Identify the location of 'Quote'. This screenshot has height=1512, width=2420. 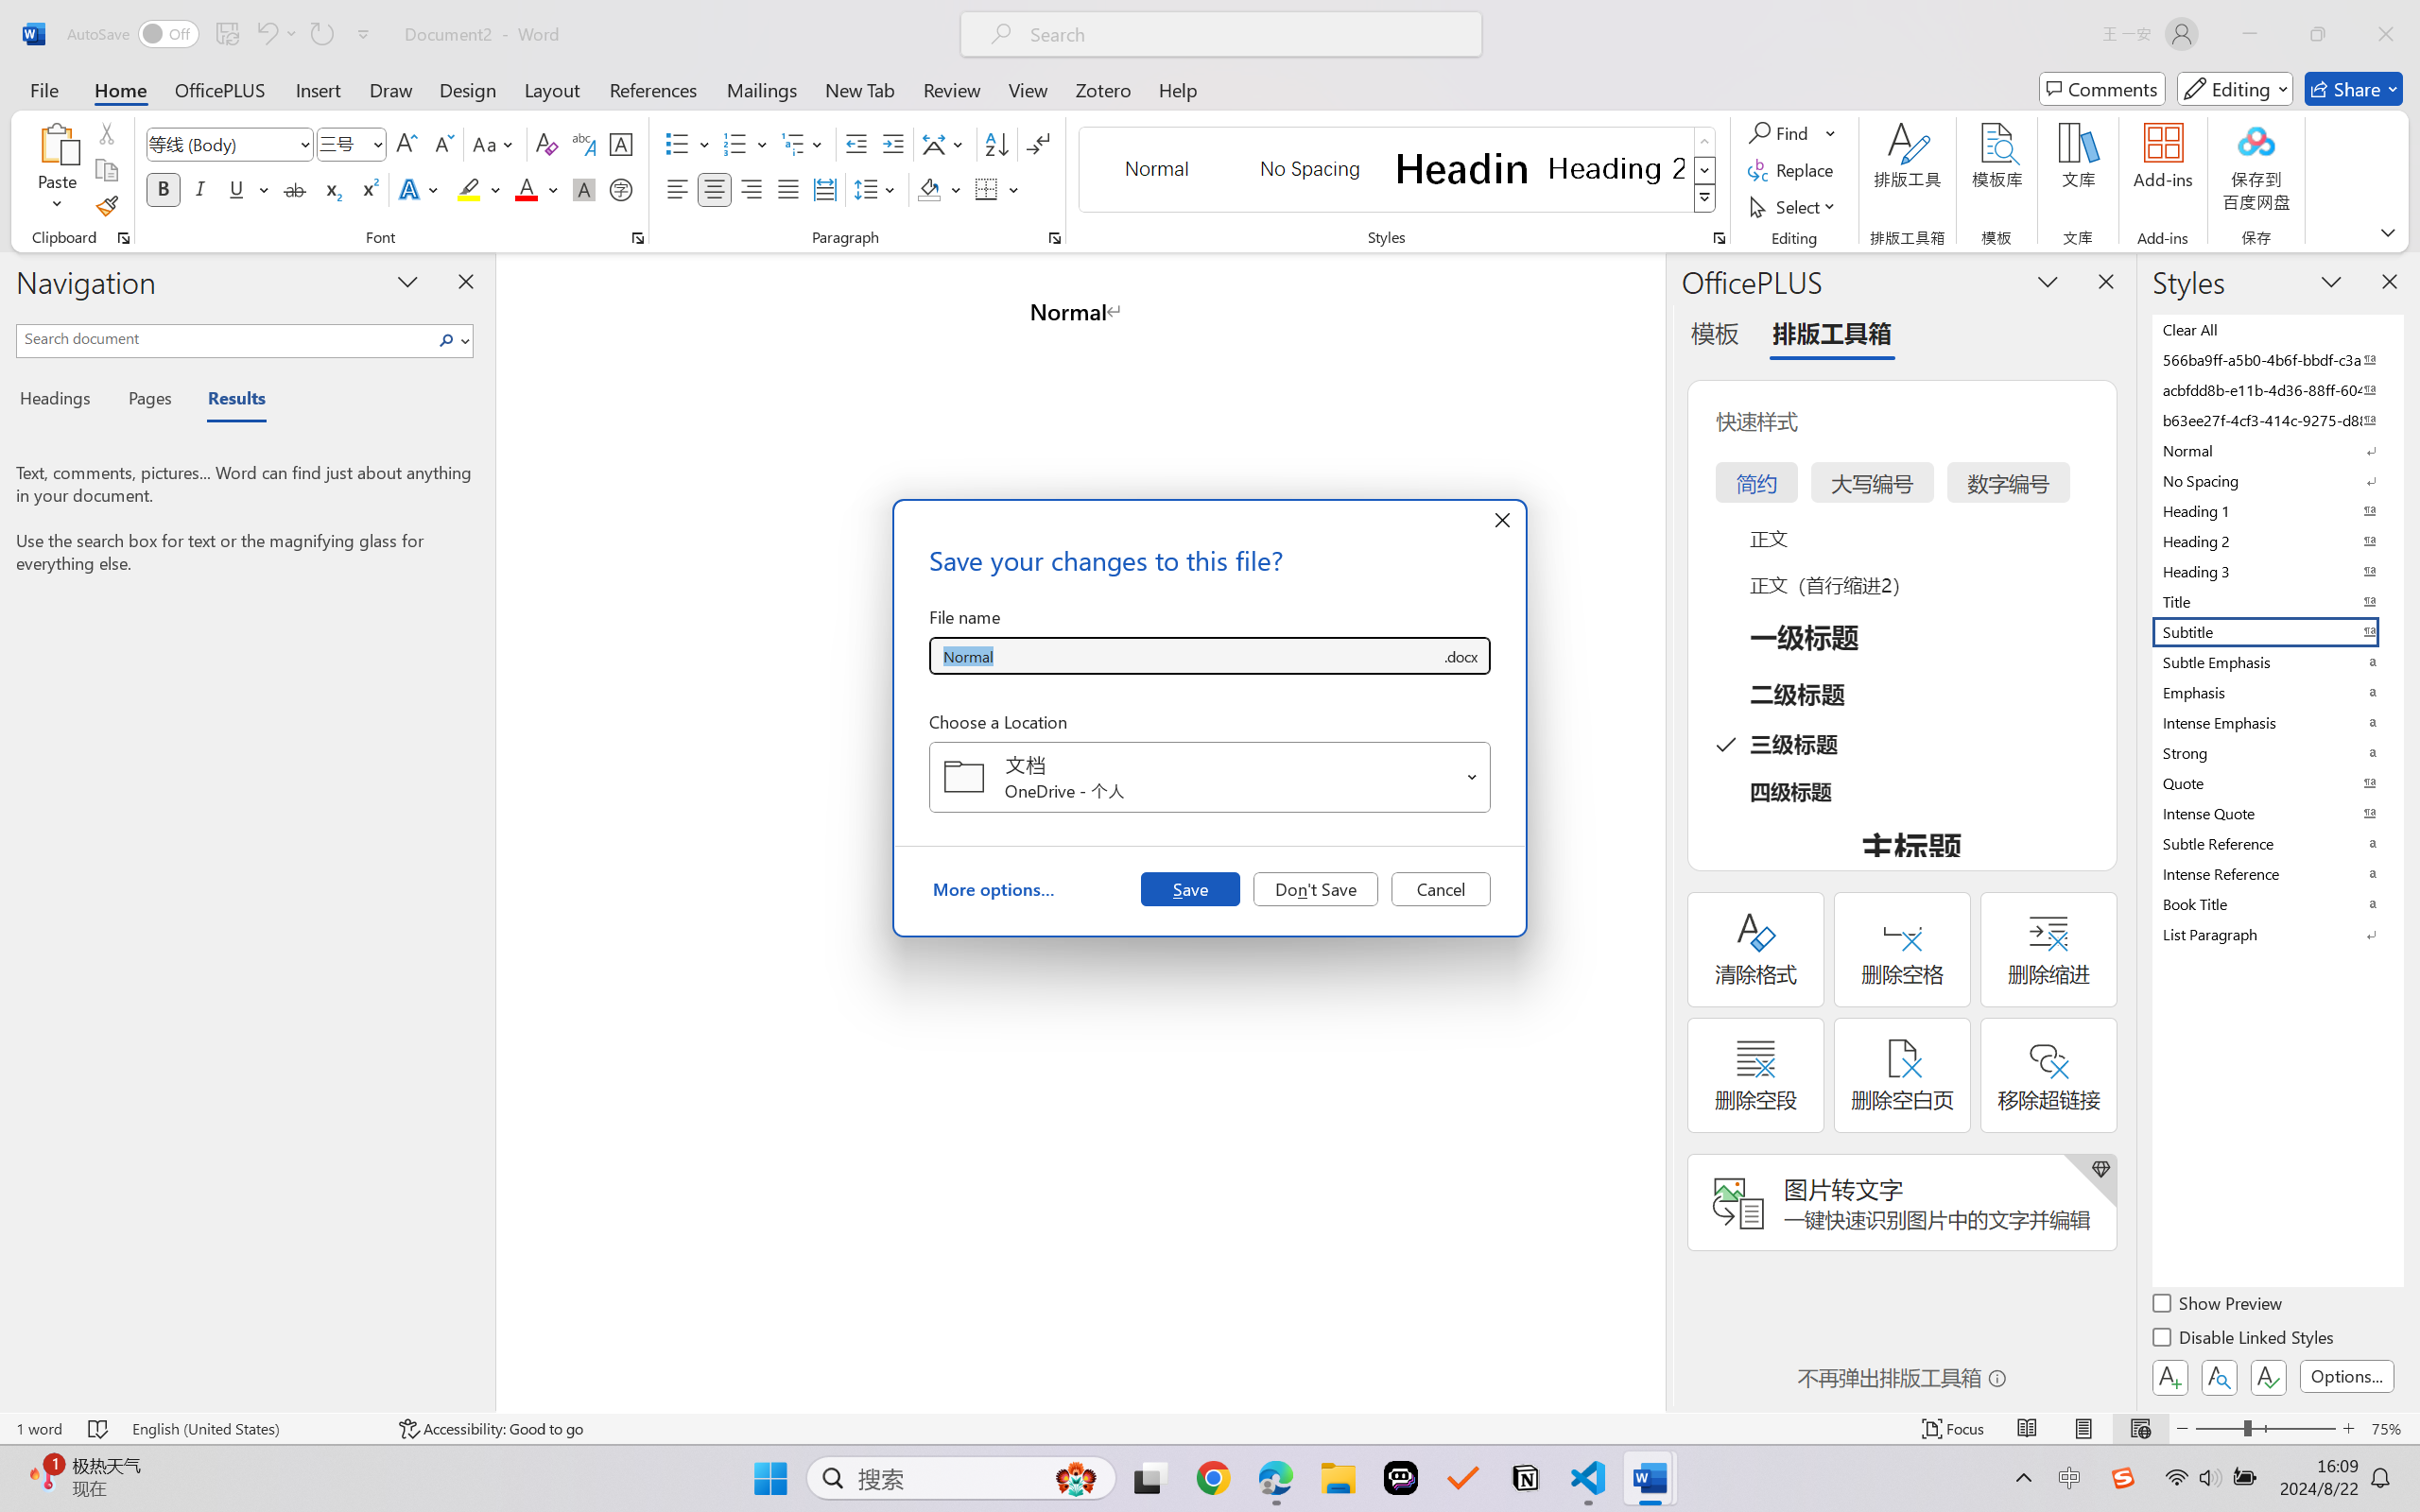
(2275, 782).